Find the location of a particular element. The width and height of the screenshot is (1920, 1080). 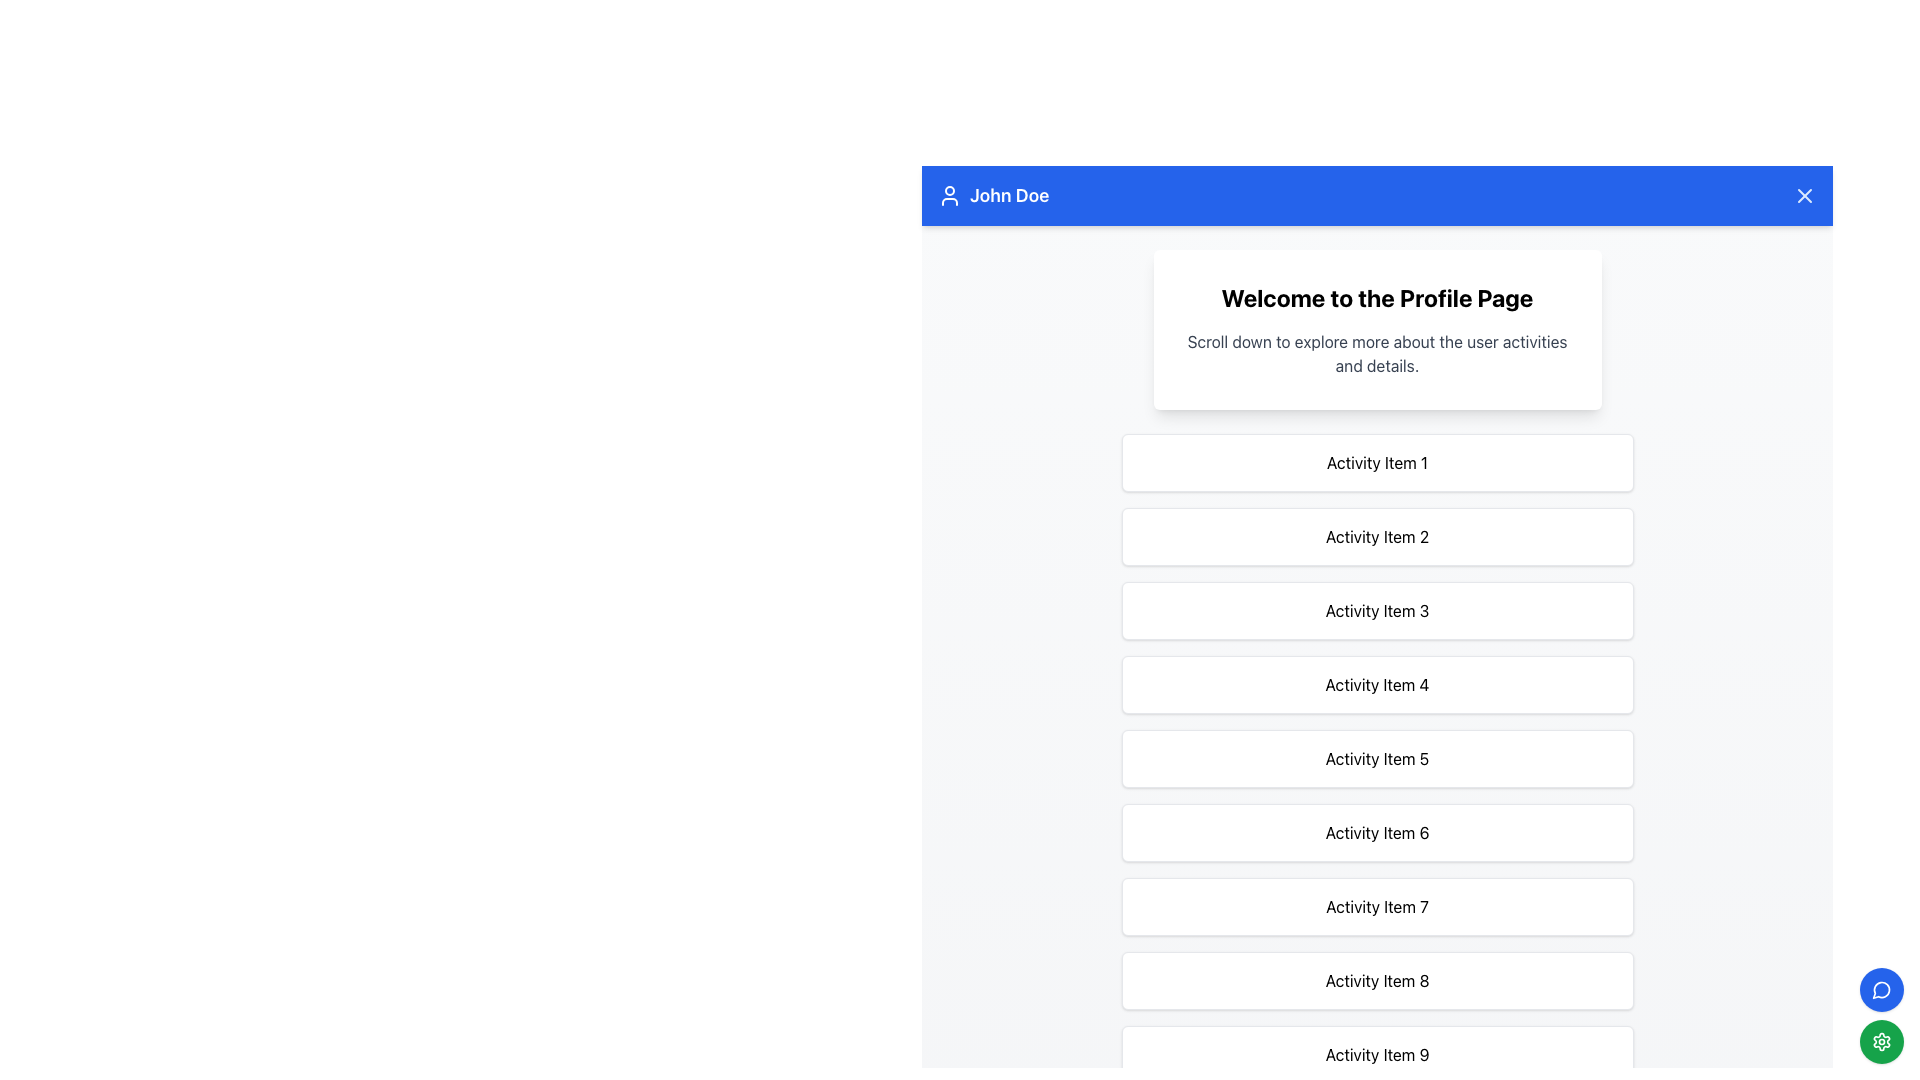

the green circular icon with a white gear symbol located in the bottom-right corner is located at coordinates (1880, 1040).